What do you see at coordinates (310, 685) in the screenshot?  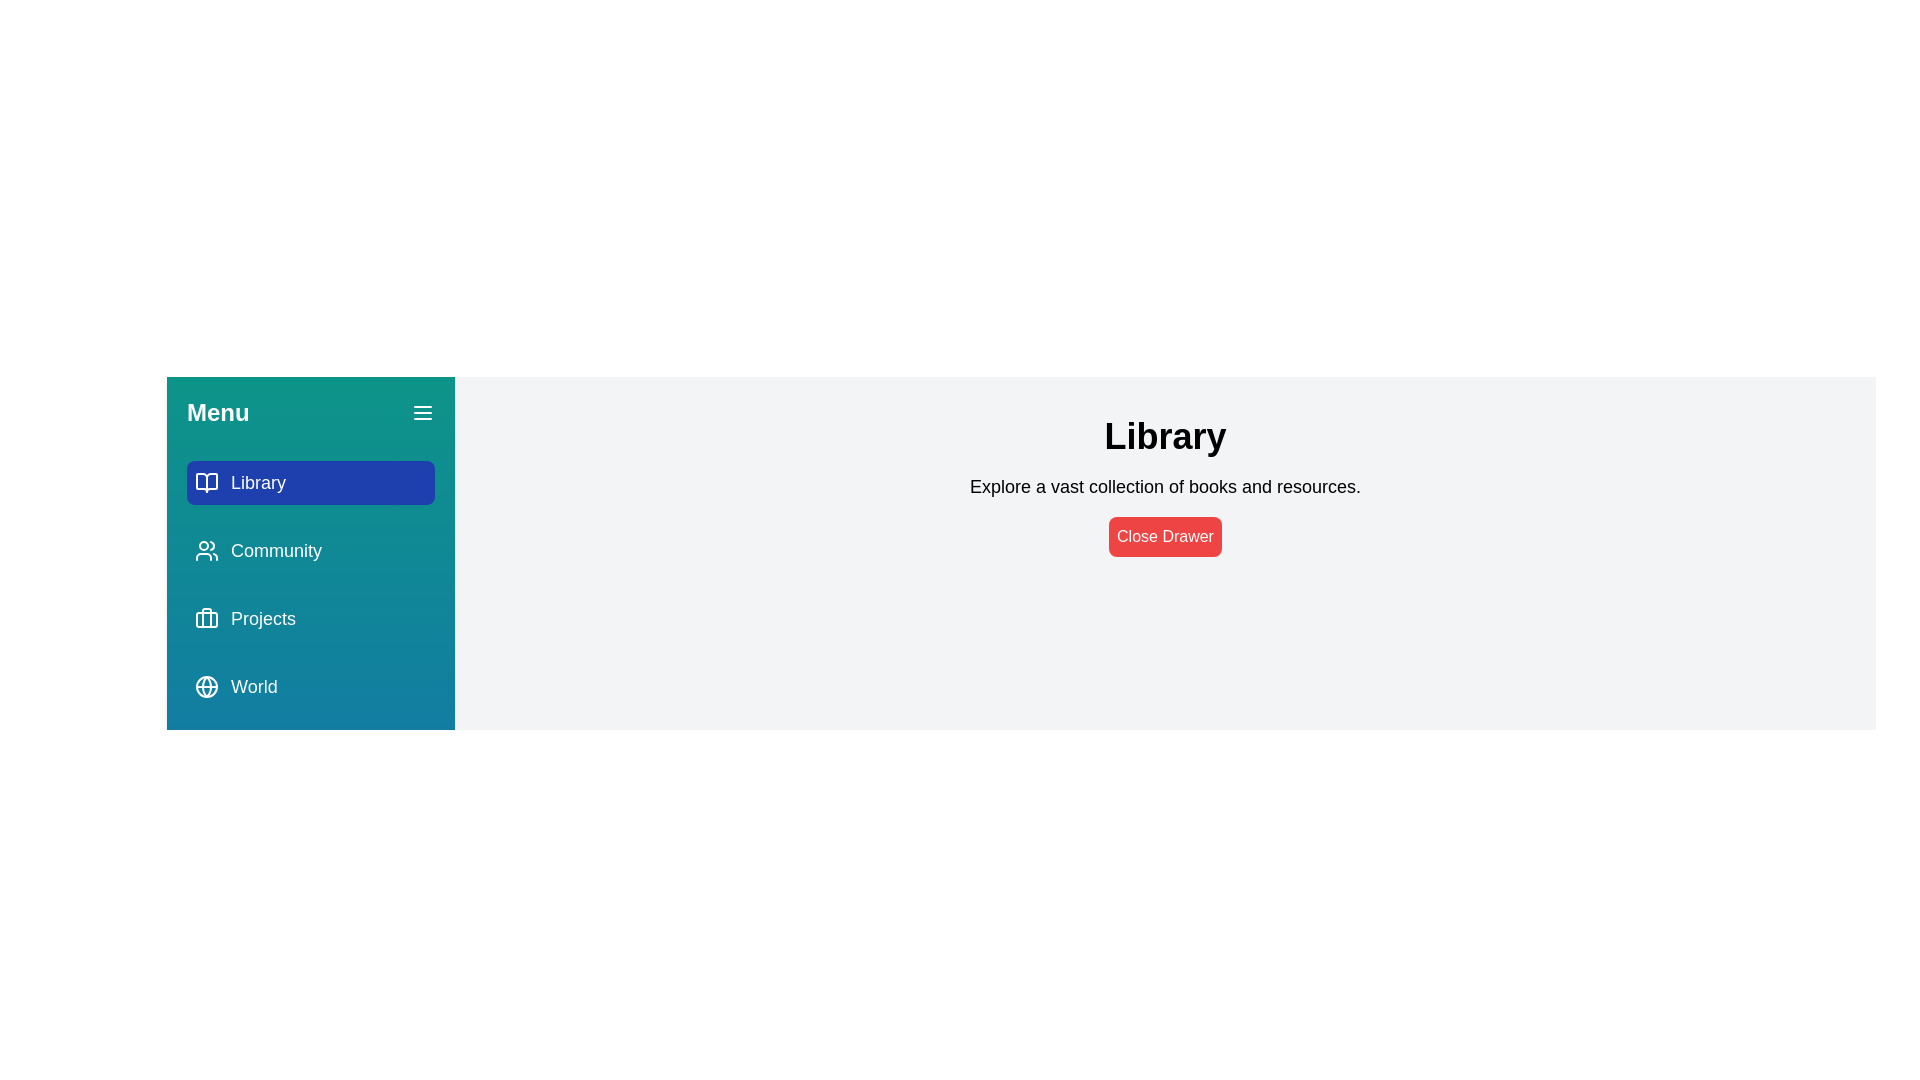 I see `the menu item World to observe its hover effect` at bounding box center [310, 685].